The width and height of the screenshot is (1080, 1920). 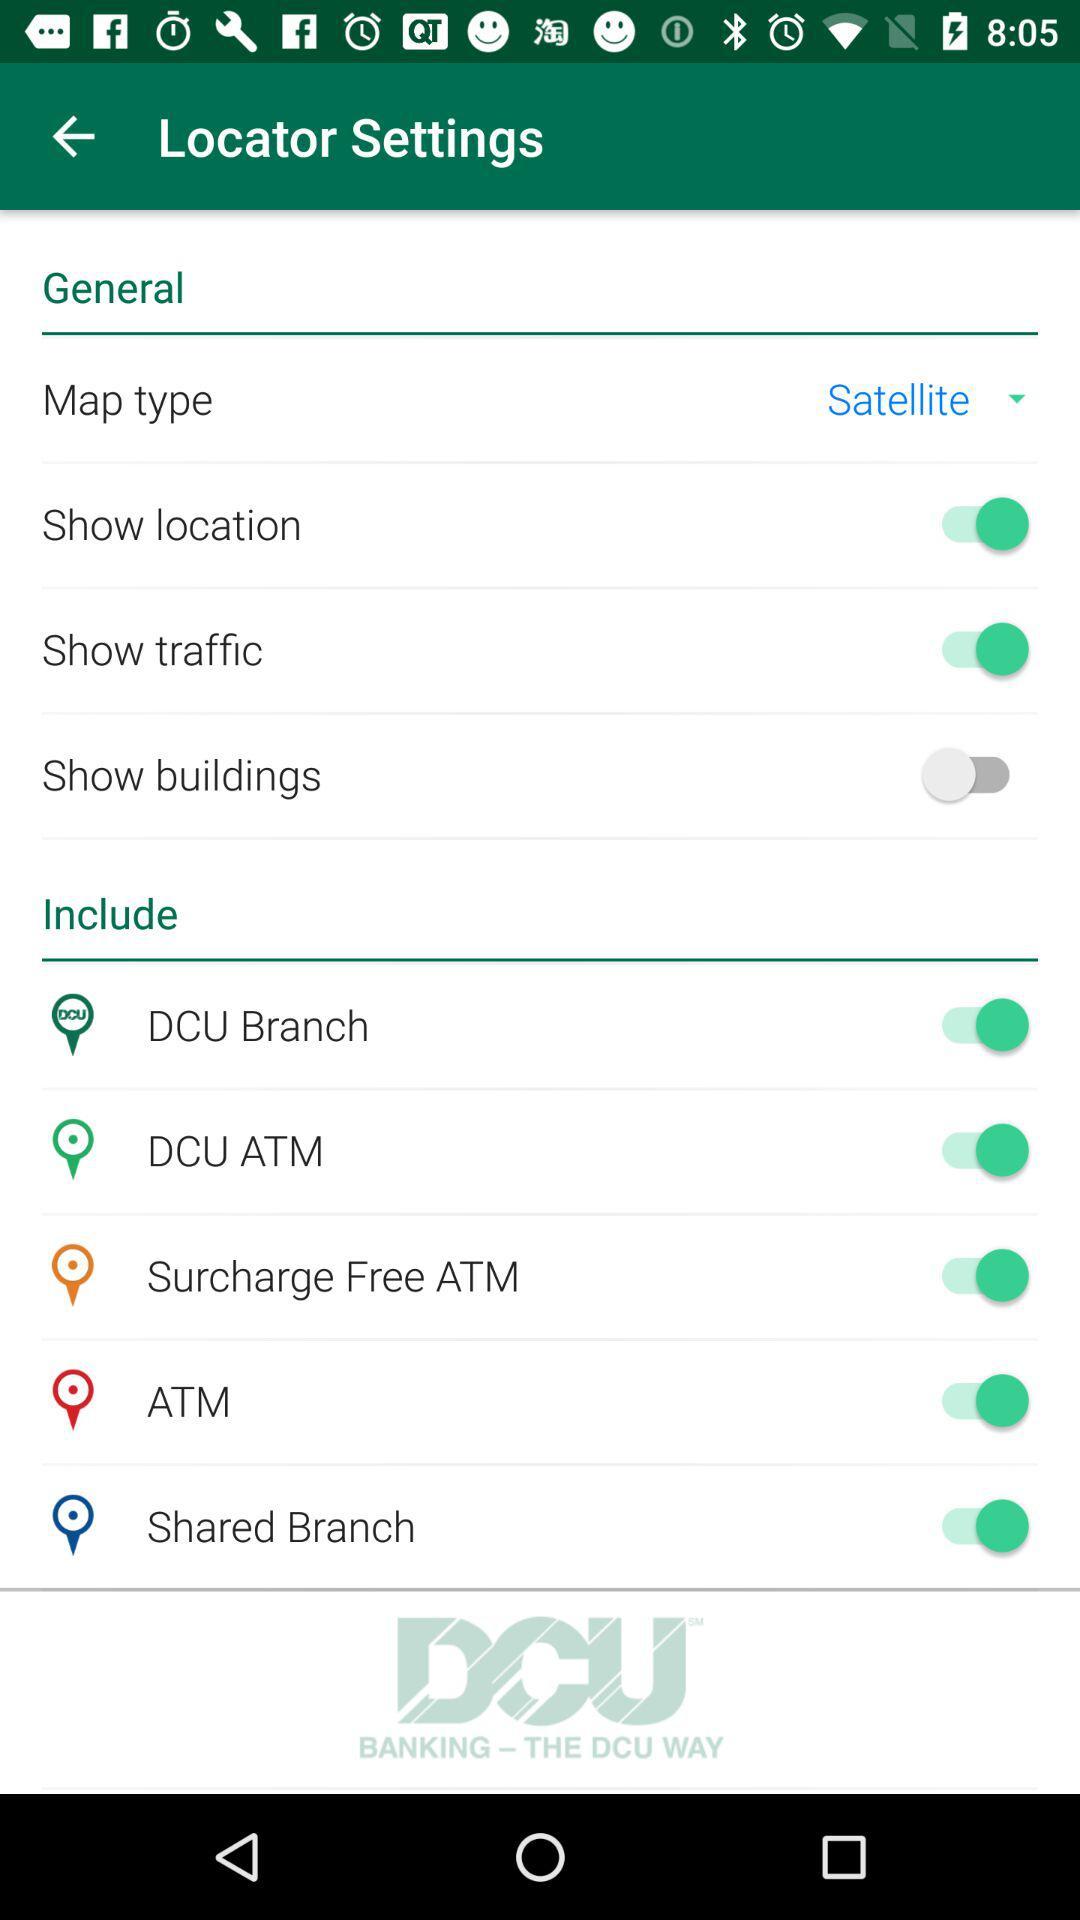 I want to click on enabling or disabling shared branch button, so click(x=974, y=1524).